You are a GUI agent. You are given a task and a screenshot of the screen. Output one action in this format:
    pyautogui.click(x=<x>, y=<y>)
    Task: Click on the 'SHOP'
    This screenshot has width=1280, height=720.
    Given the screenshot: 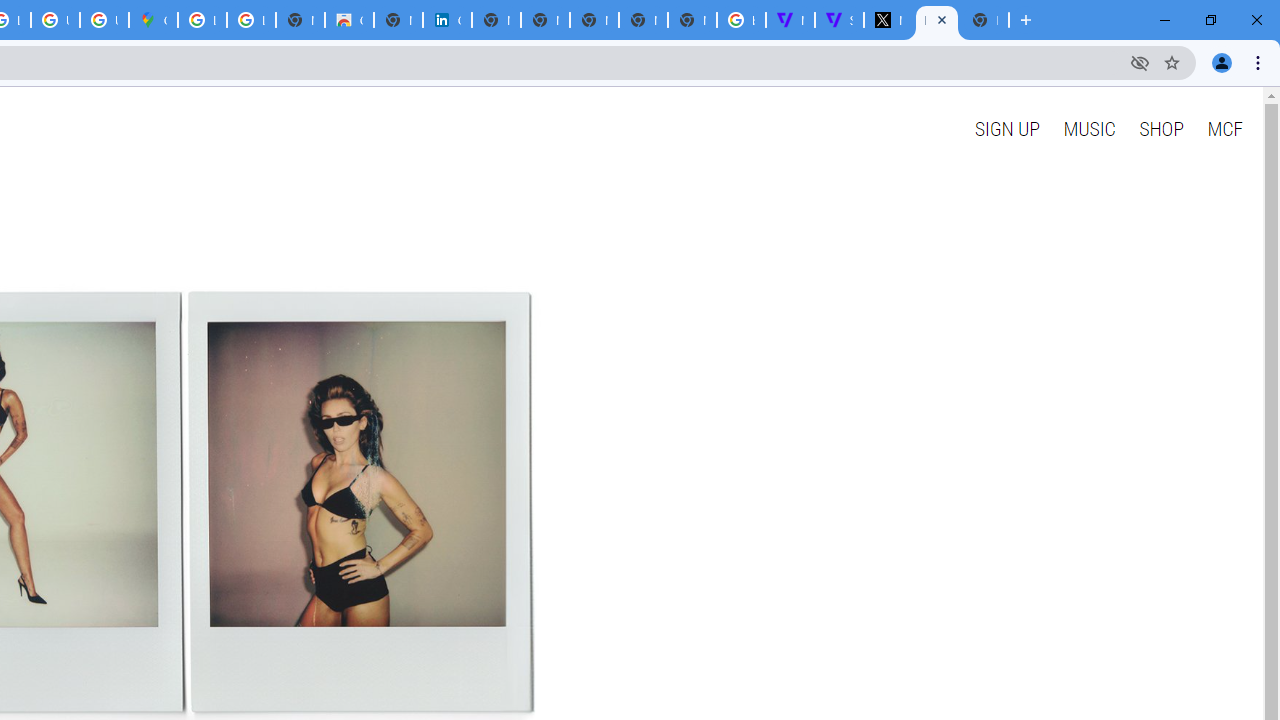 What is the action you would take?
    pyautogui.click(x=1161, y=128)
    